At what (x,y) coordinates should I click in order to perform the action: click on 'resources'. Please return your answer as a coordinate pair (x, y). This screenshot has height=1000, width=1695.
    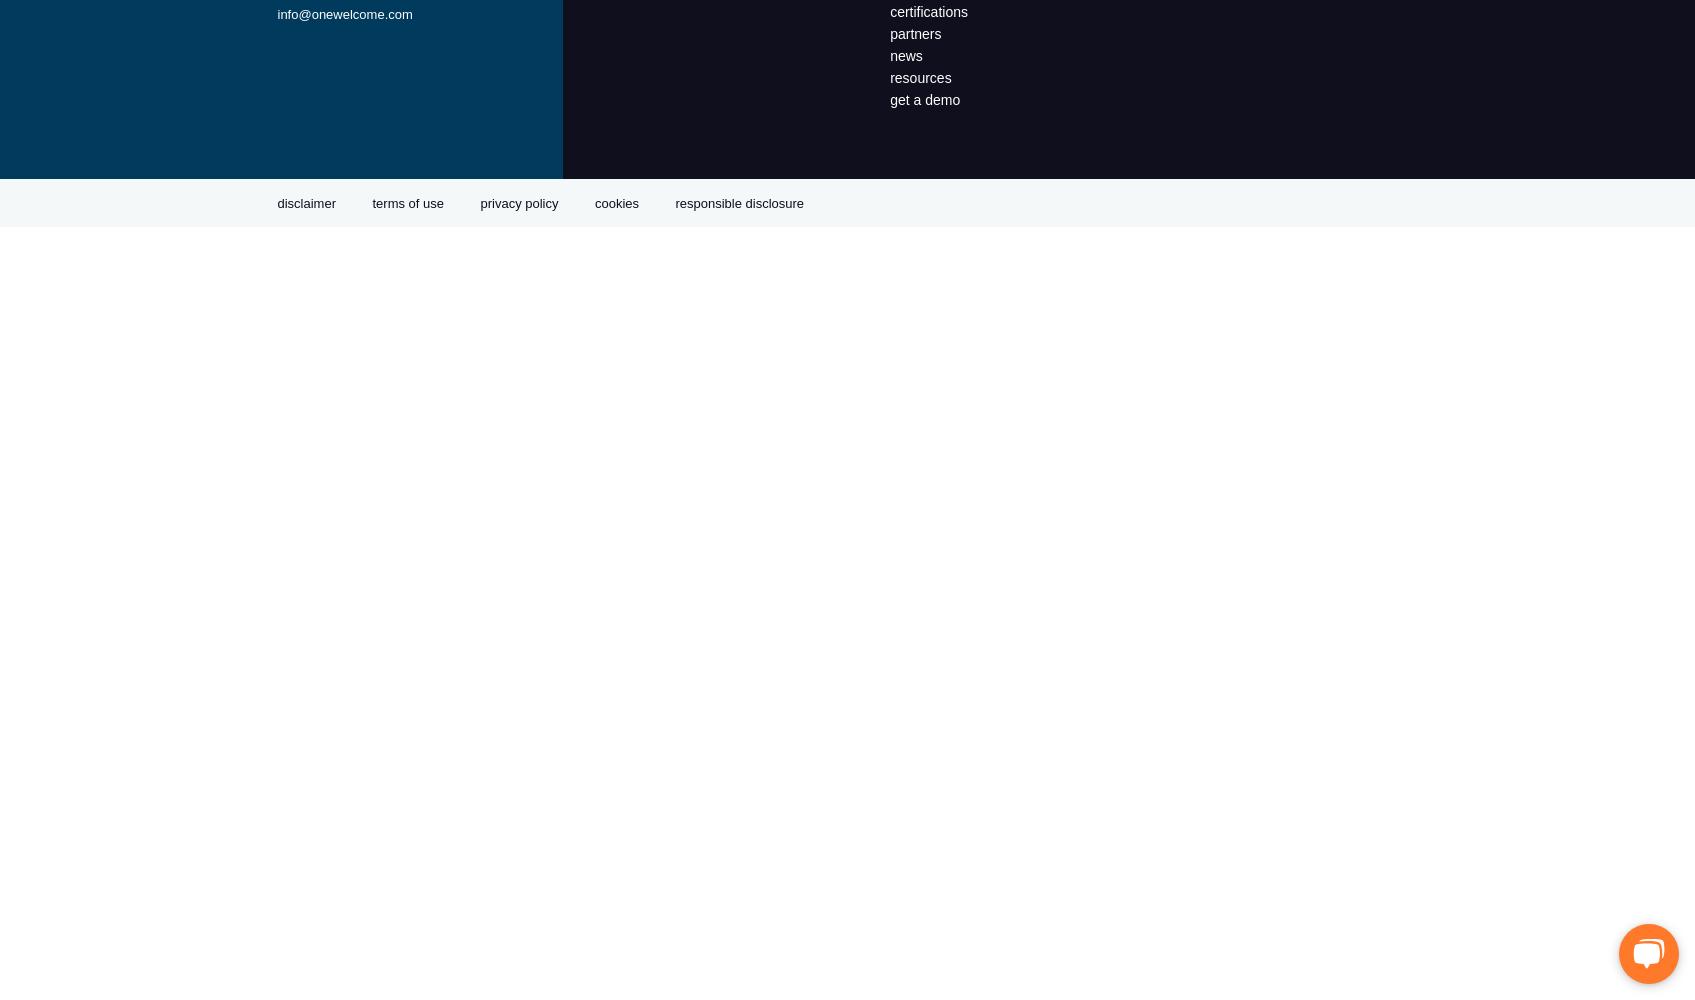
    Looking at the image, I should click on (920, 77).